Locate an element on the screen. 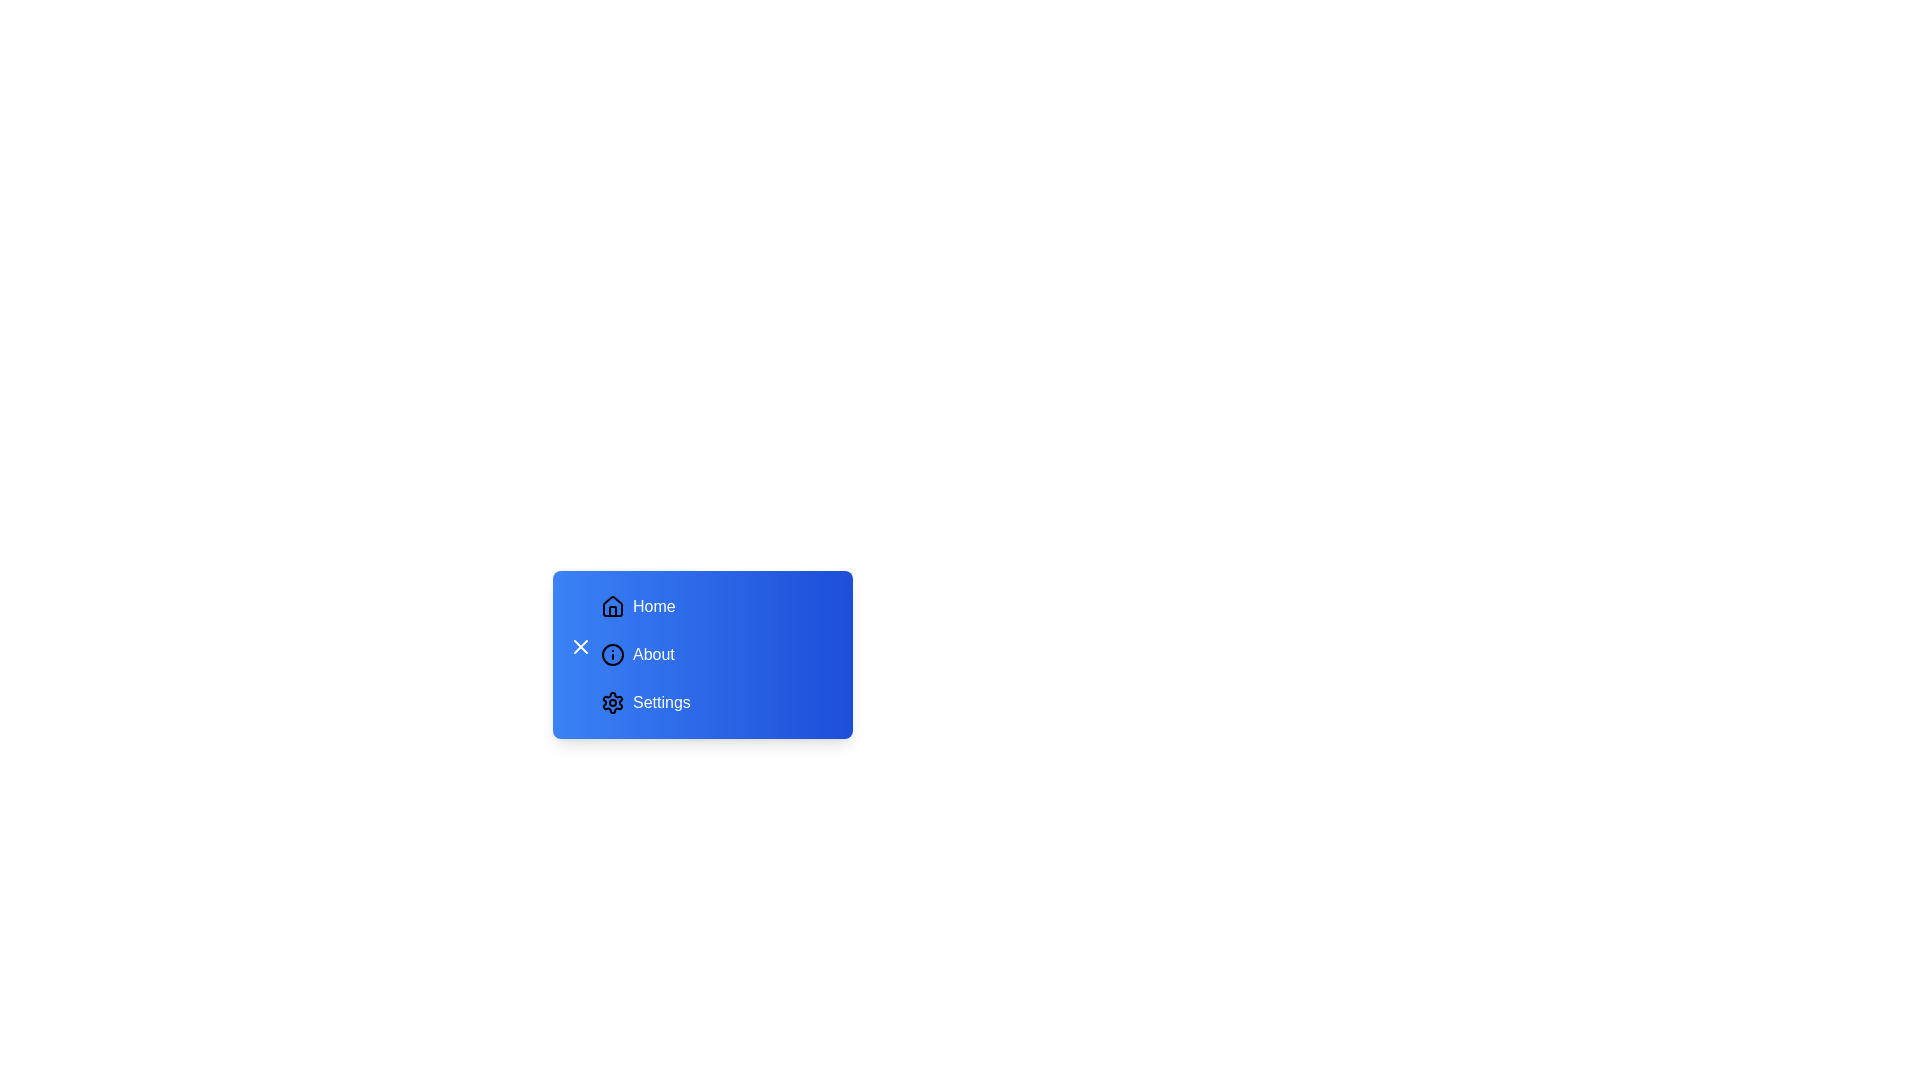  the menu item labeled Settings is located at coordinates (715, 701).